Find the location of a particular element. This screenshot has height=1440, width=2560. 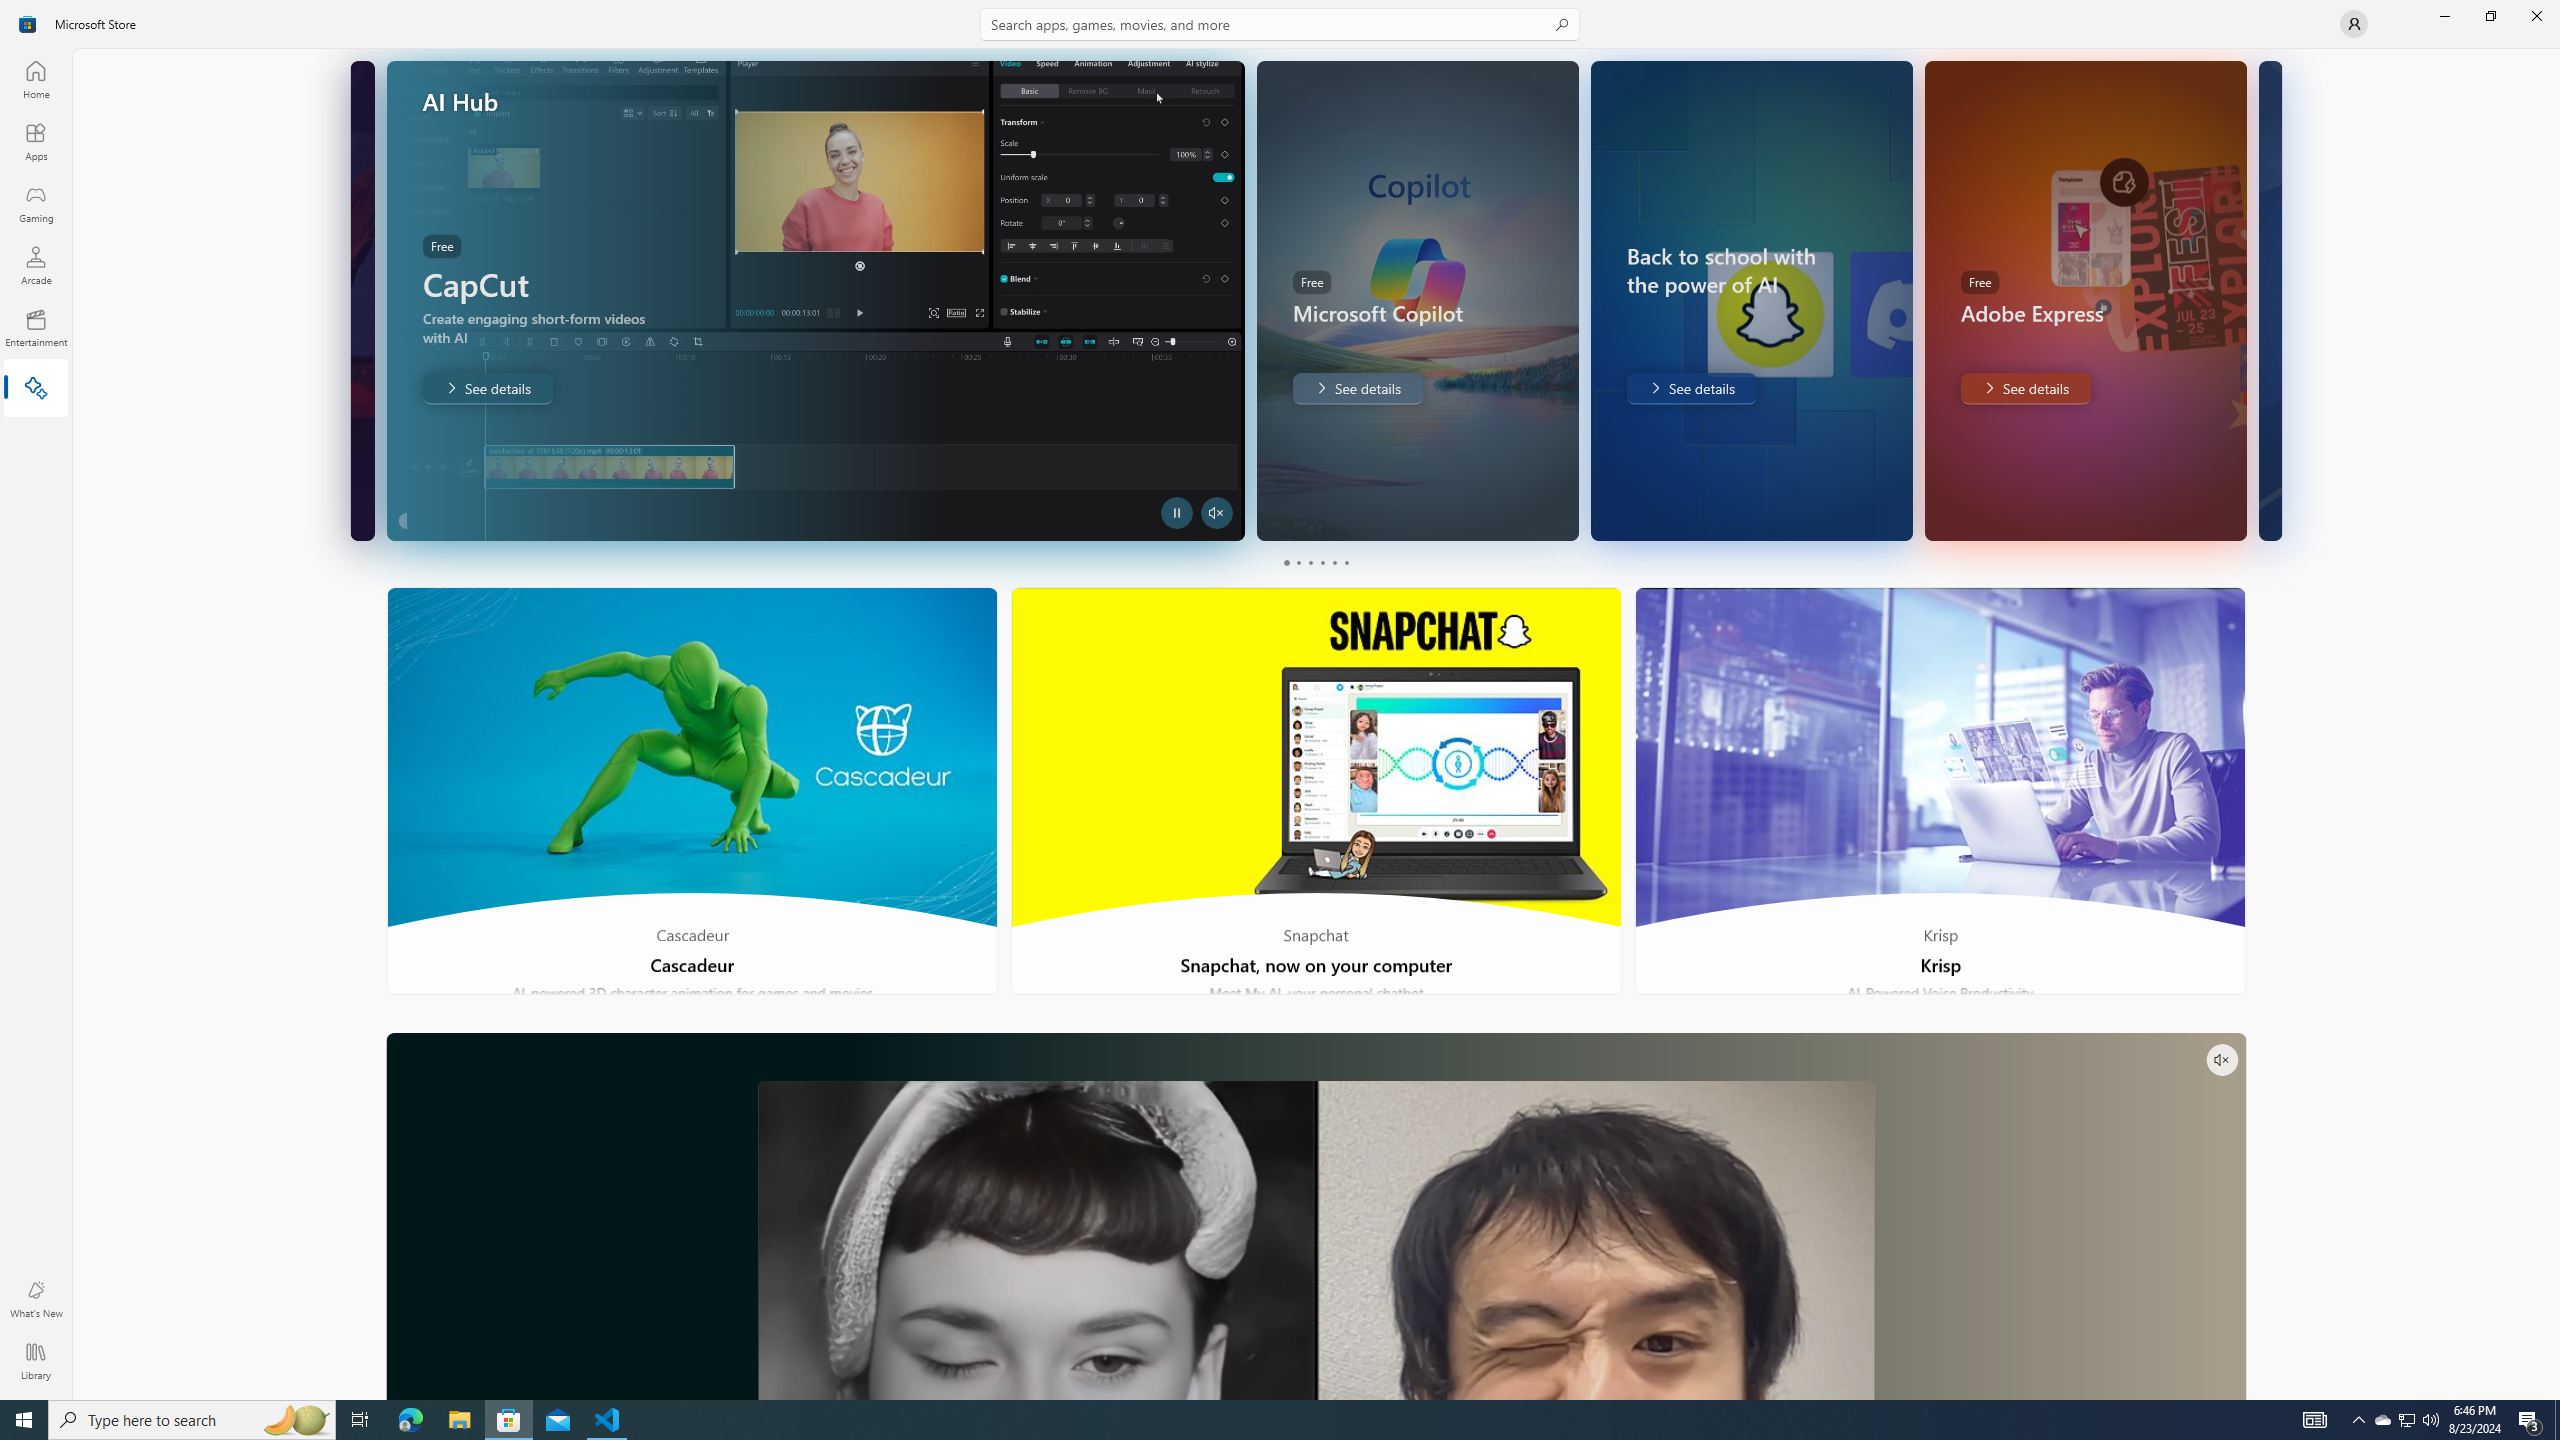

'Close Microsoft Store' is located at coordinates (2535, 15).